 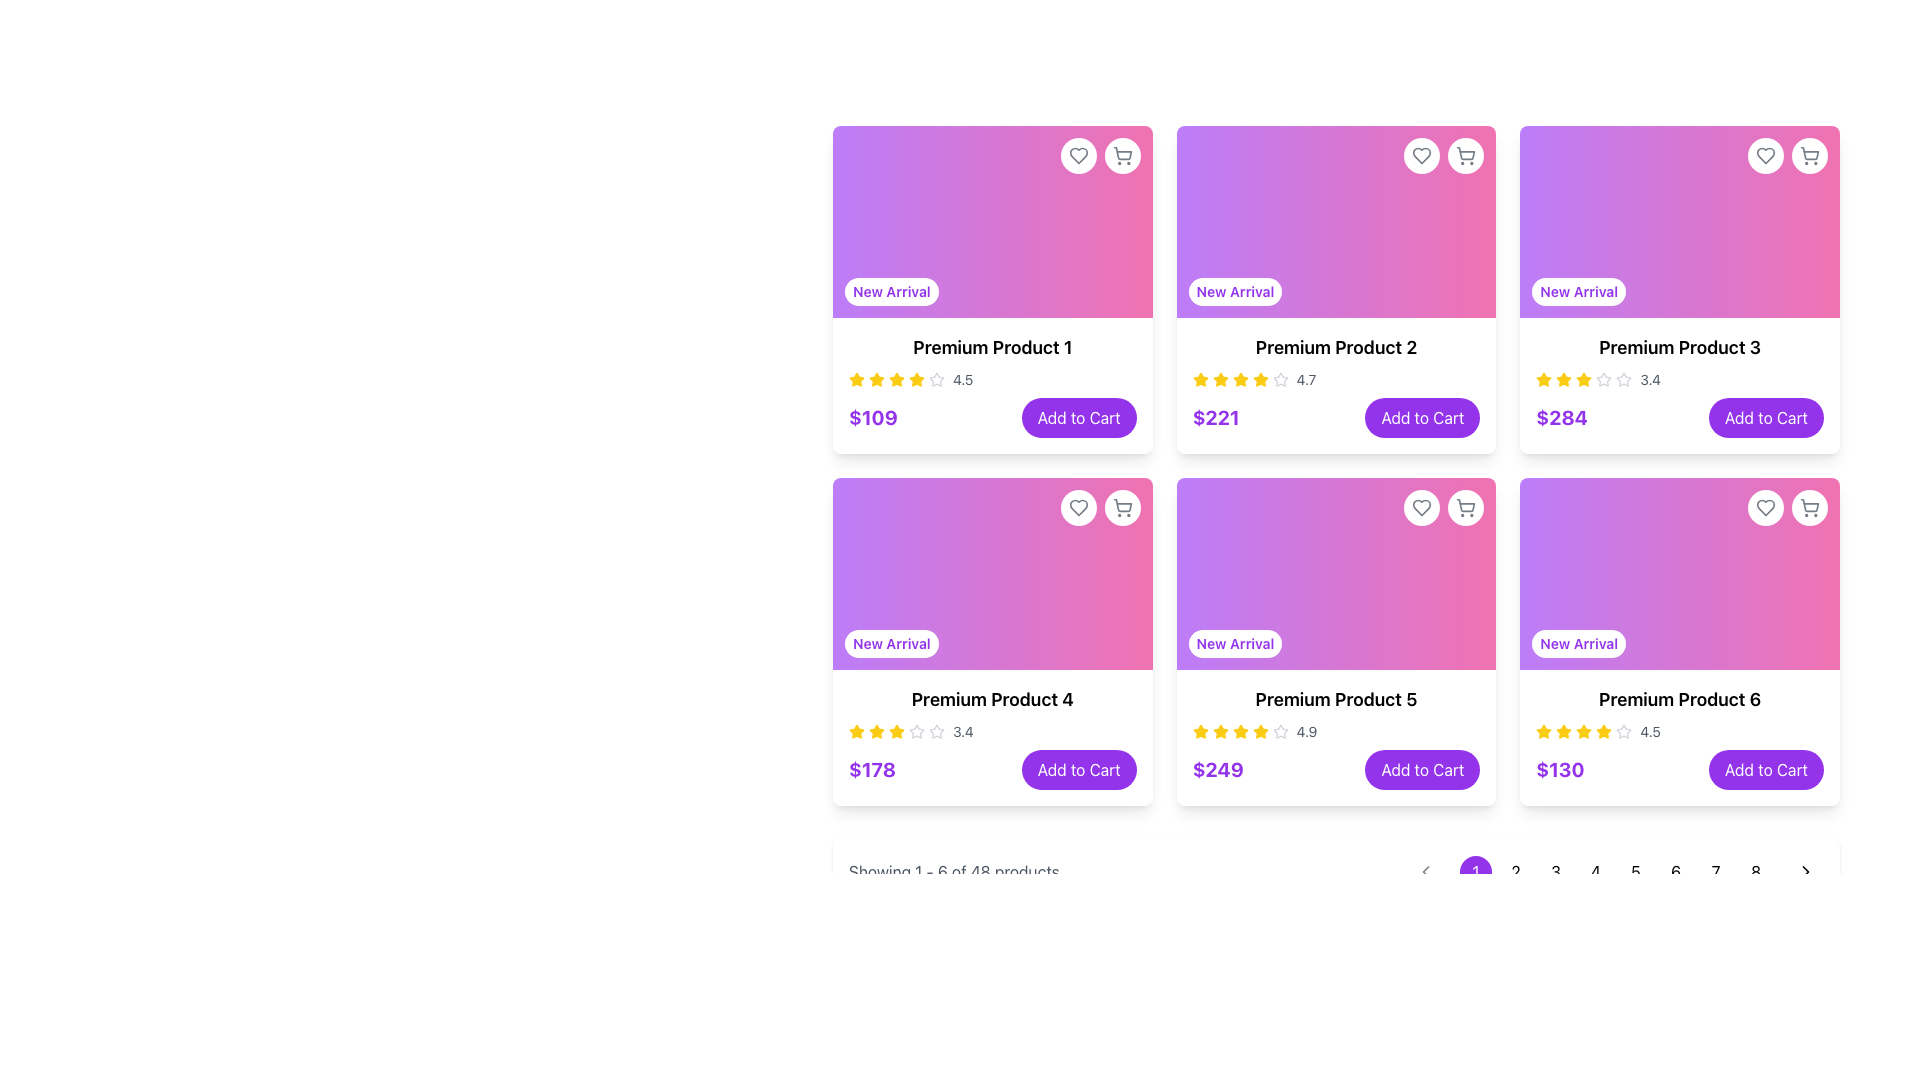 What do you see at coordinates (1805, 870) in the screenshot?
I see `the right-pointing arrow button located at the far-right edge of the pagination bar` at bounding box center [1805, 870].